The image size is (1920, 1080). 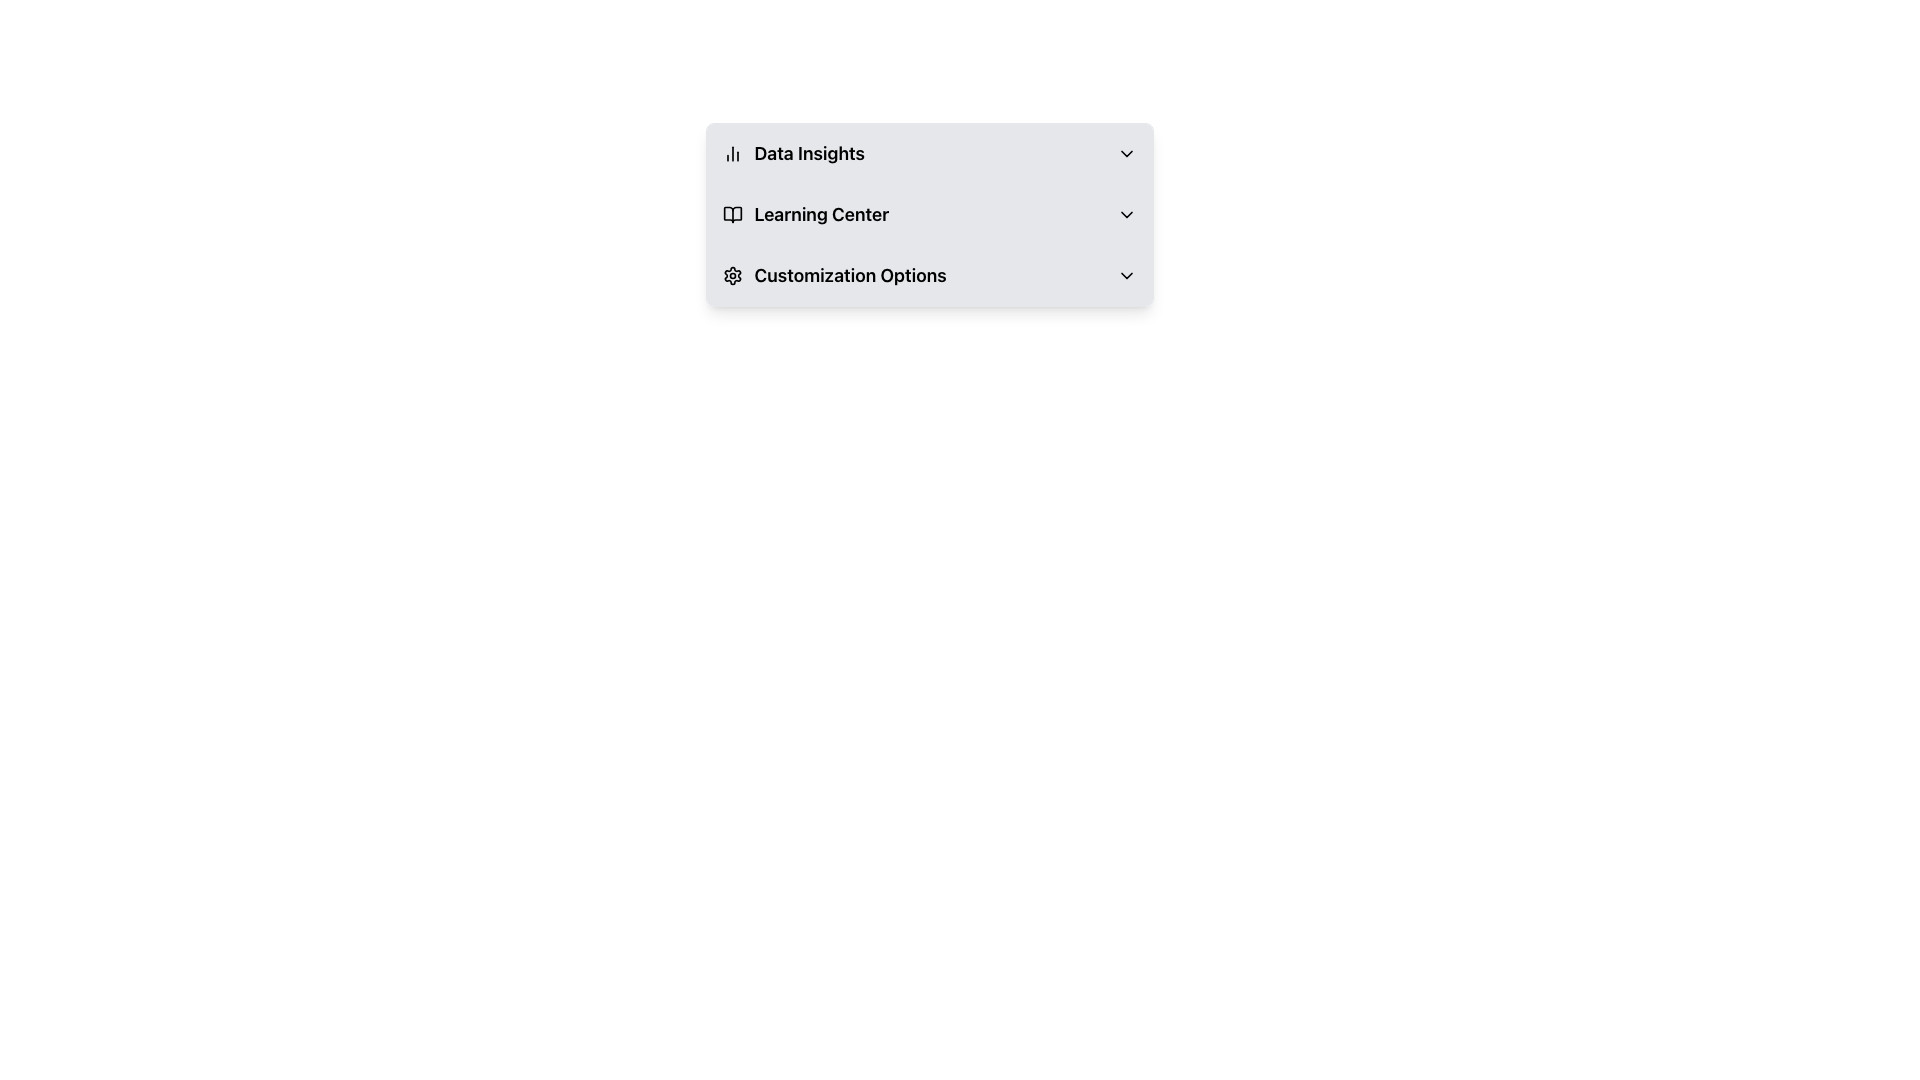 What do you see at coordinates (731, 276) in the screenshot?
I see `the cogwheel-shaped icon associated with settings in the 'Customization Options' section, located below 'Learning Center' and 'Data Insights'` at bounding box center [731, 276].